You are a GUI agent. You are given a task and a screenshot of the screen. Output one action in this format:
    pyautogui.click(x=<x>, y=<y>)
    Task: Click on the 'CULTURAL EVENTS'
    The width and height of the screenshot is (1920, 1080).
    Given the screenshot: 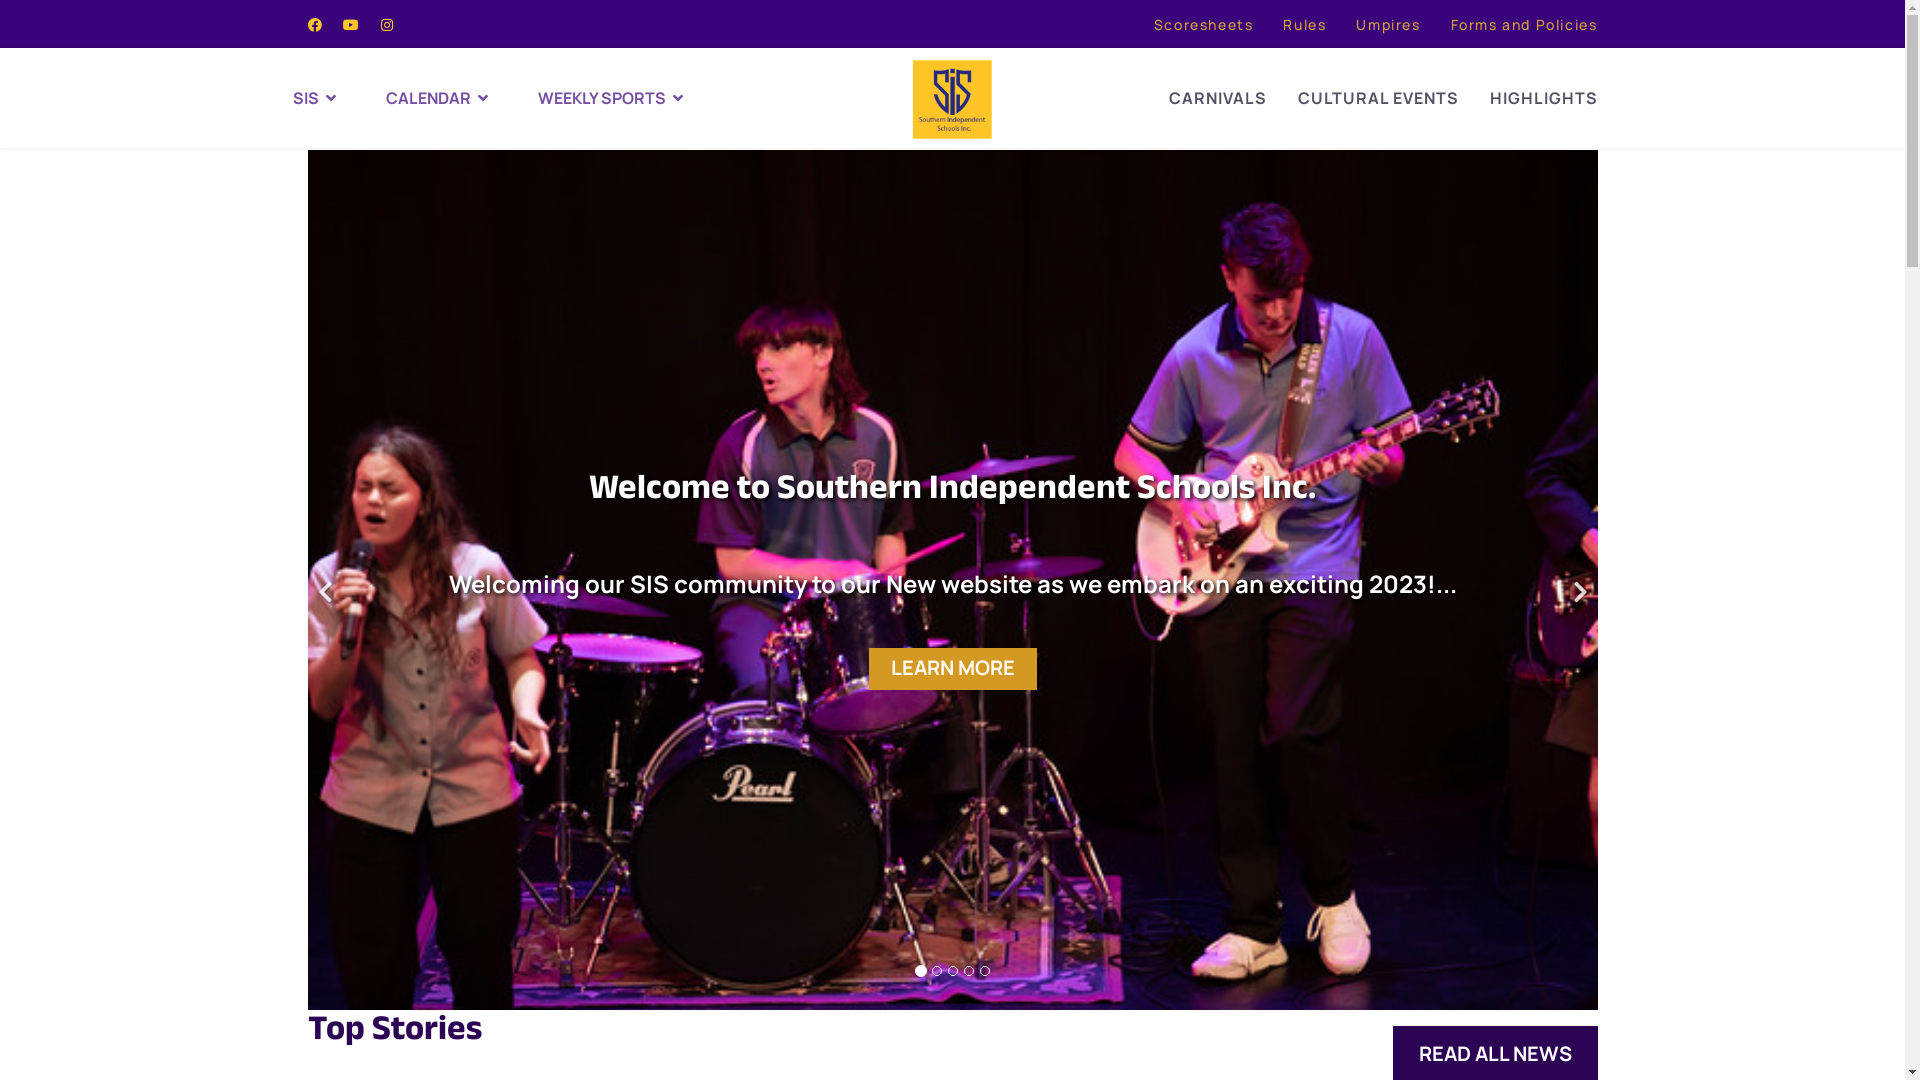 What is the action you would take?
    pyautogui.click(x=1377, y=97)
    